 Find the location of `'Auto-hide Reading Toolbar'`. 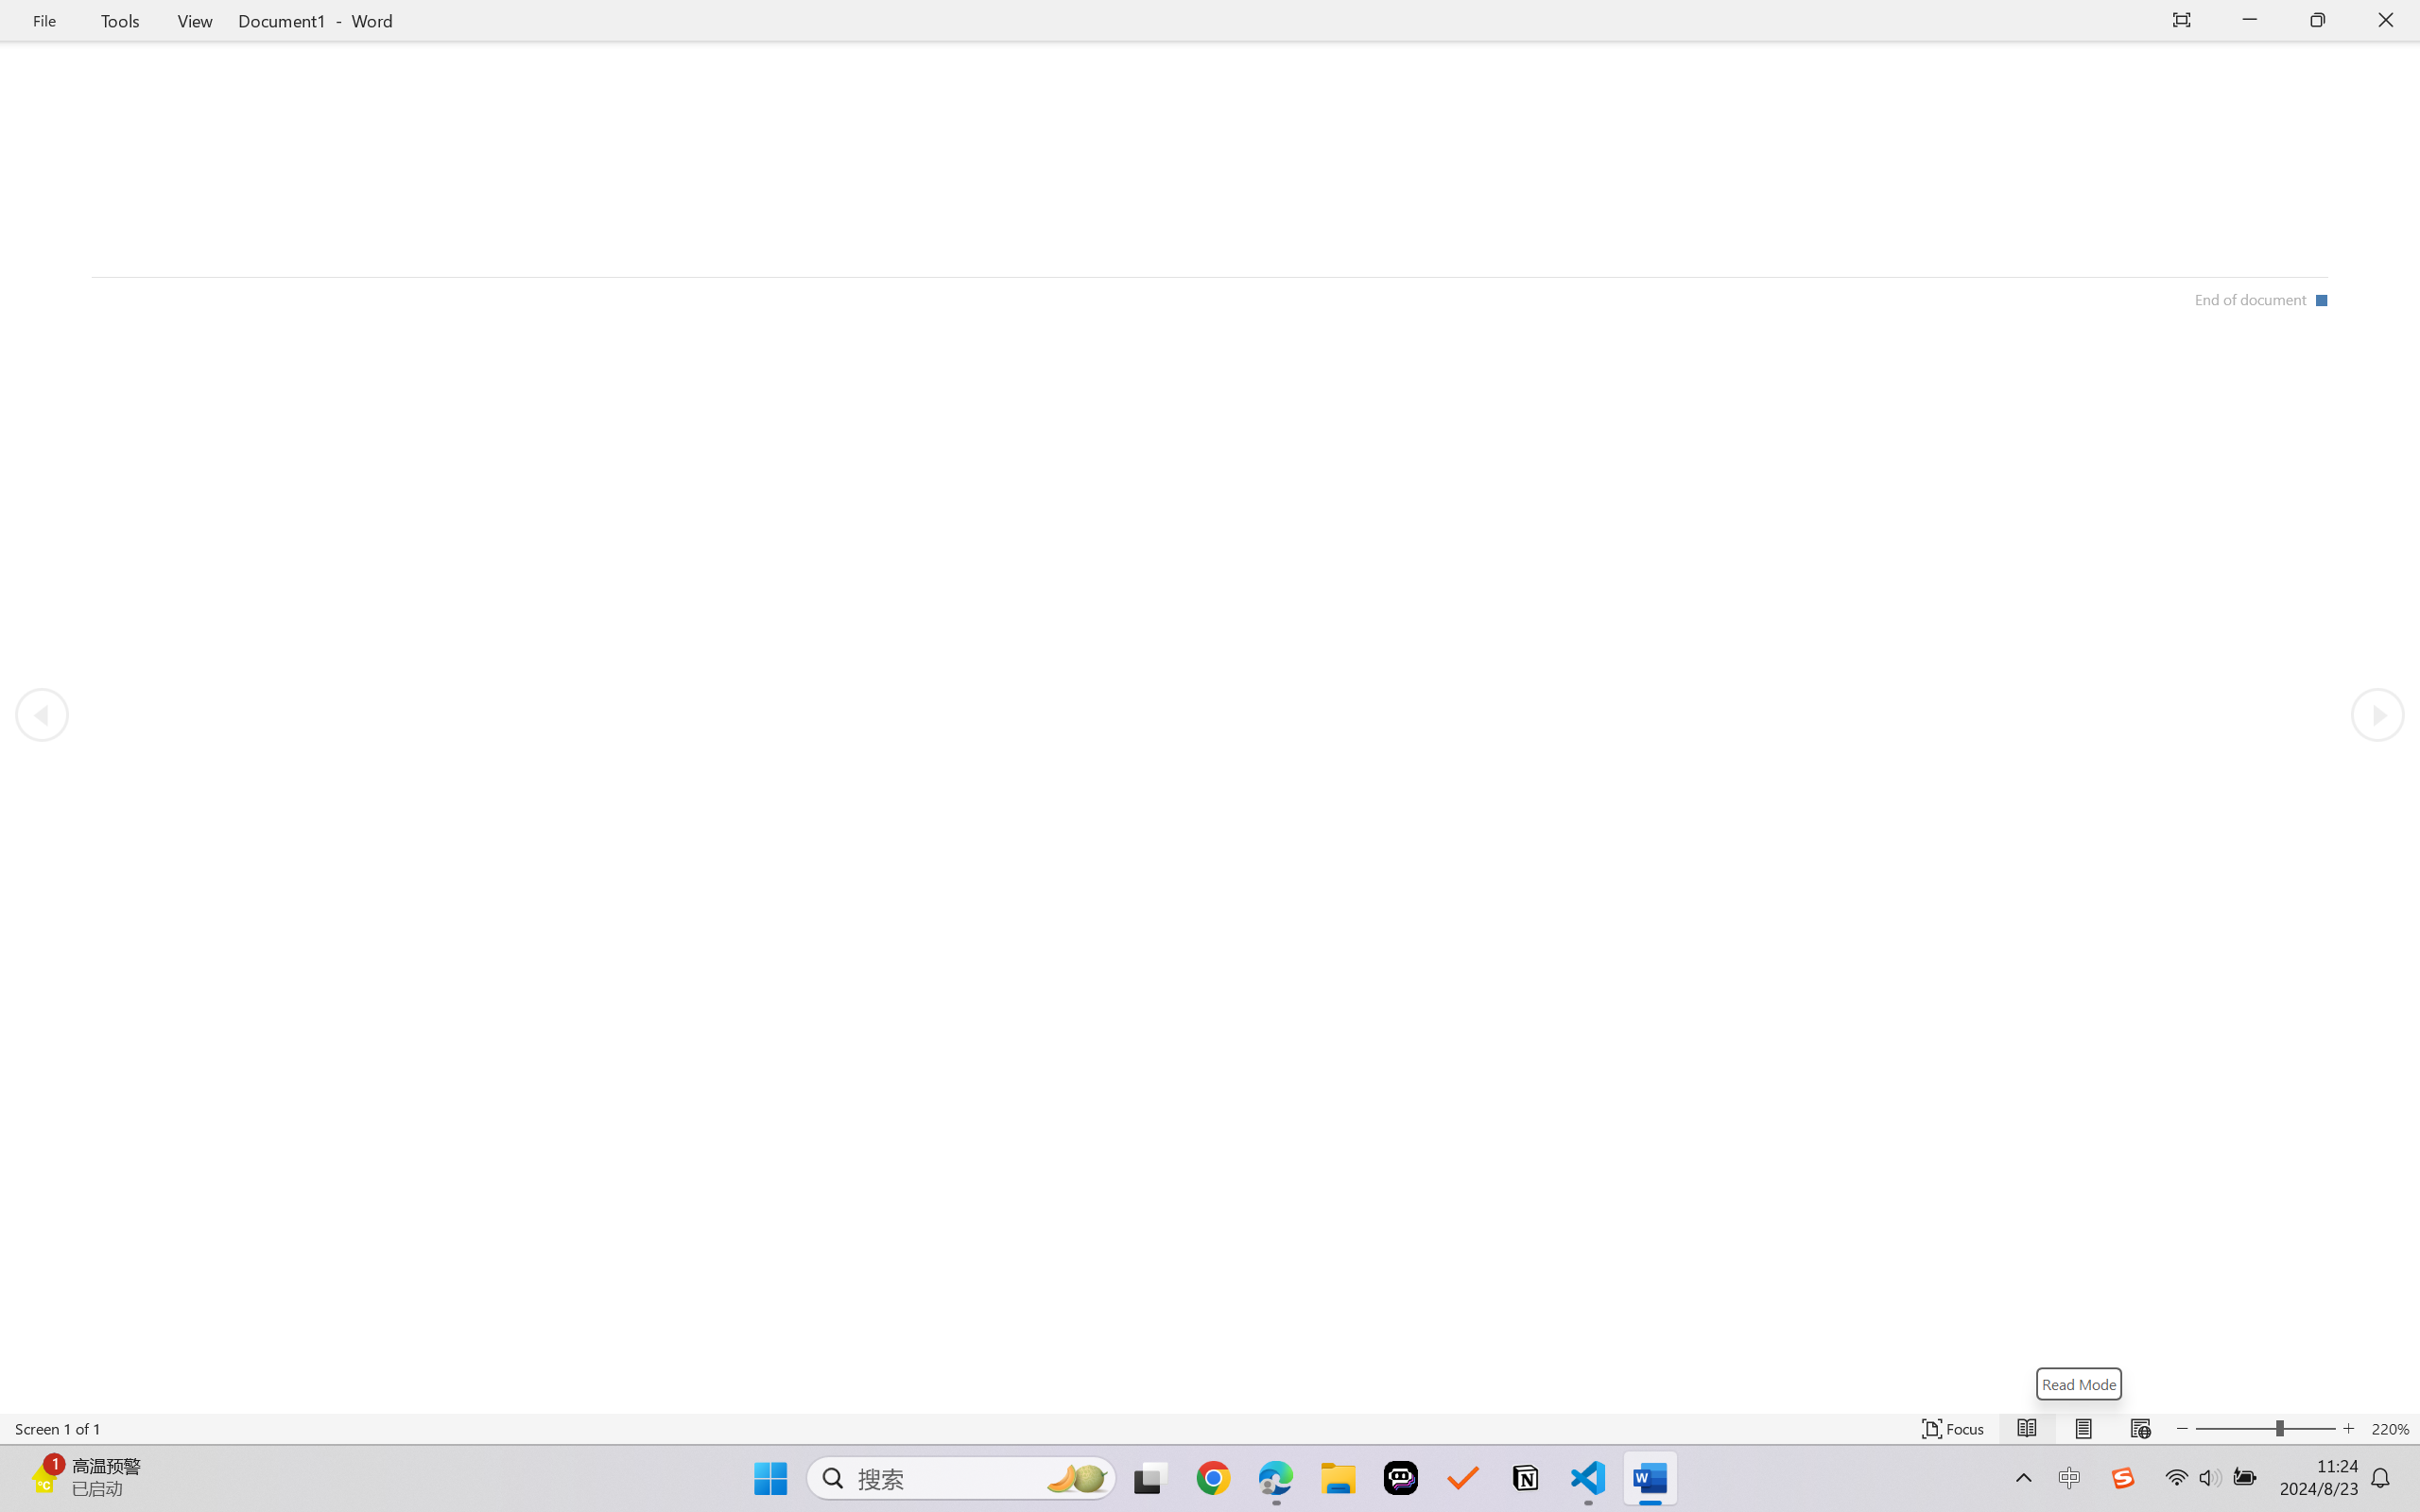

'Auto-hide Reading Toolbar' is located at coordinates (2182, 20).